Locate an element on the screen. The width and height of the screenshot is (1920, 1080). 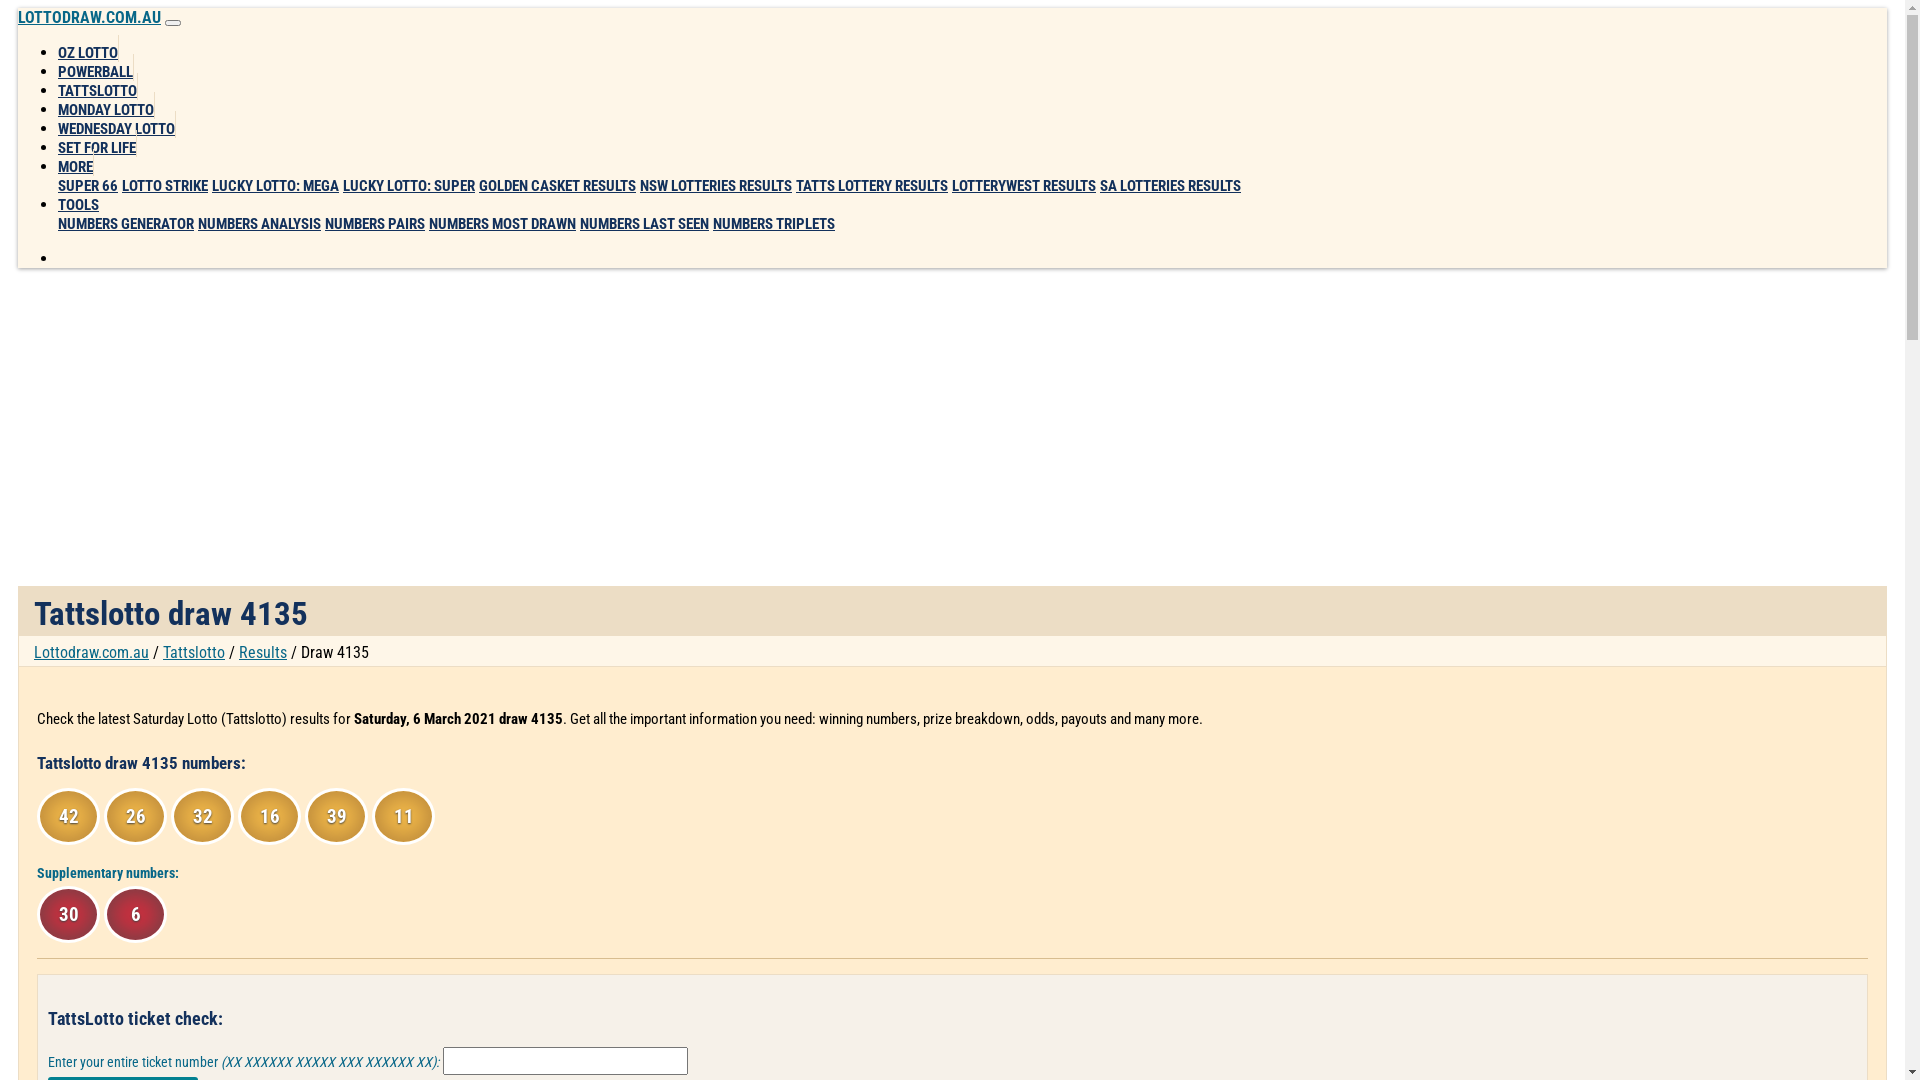
'TOOLS' is located at coordinates (57, 200).